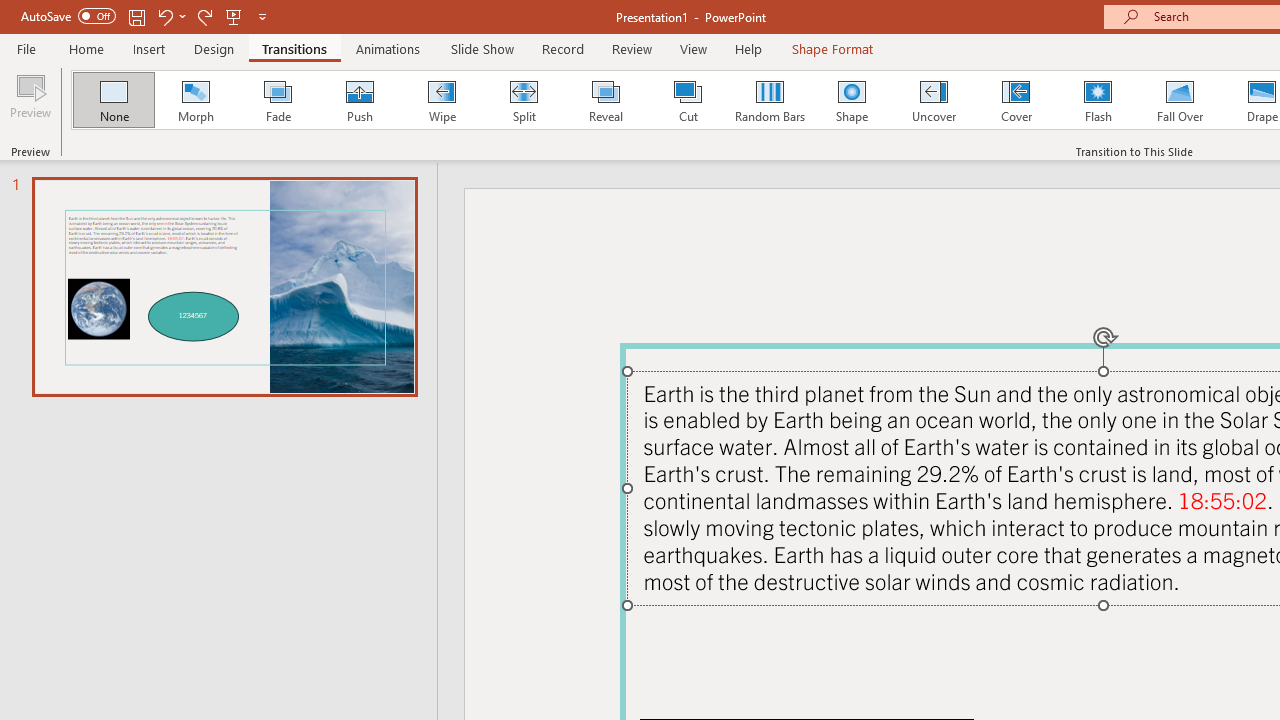 The image size is (1280, 720). I want to click on 'Fade', so click(276, 100).